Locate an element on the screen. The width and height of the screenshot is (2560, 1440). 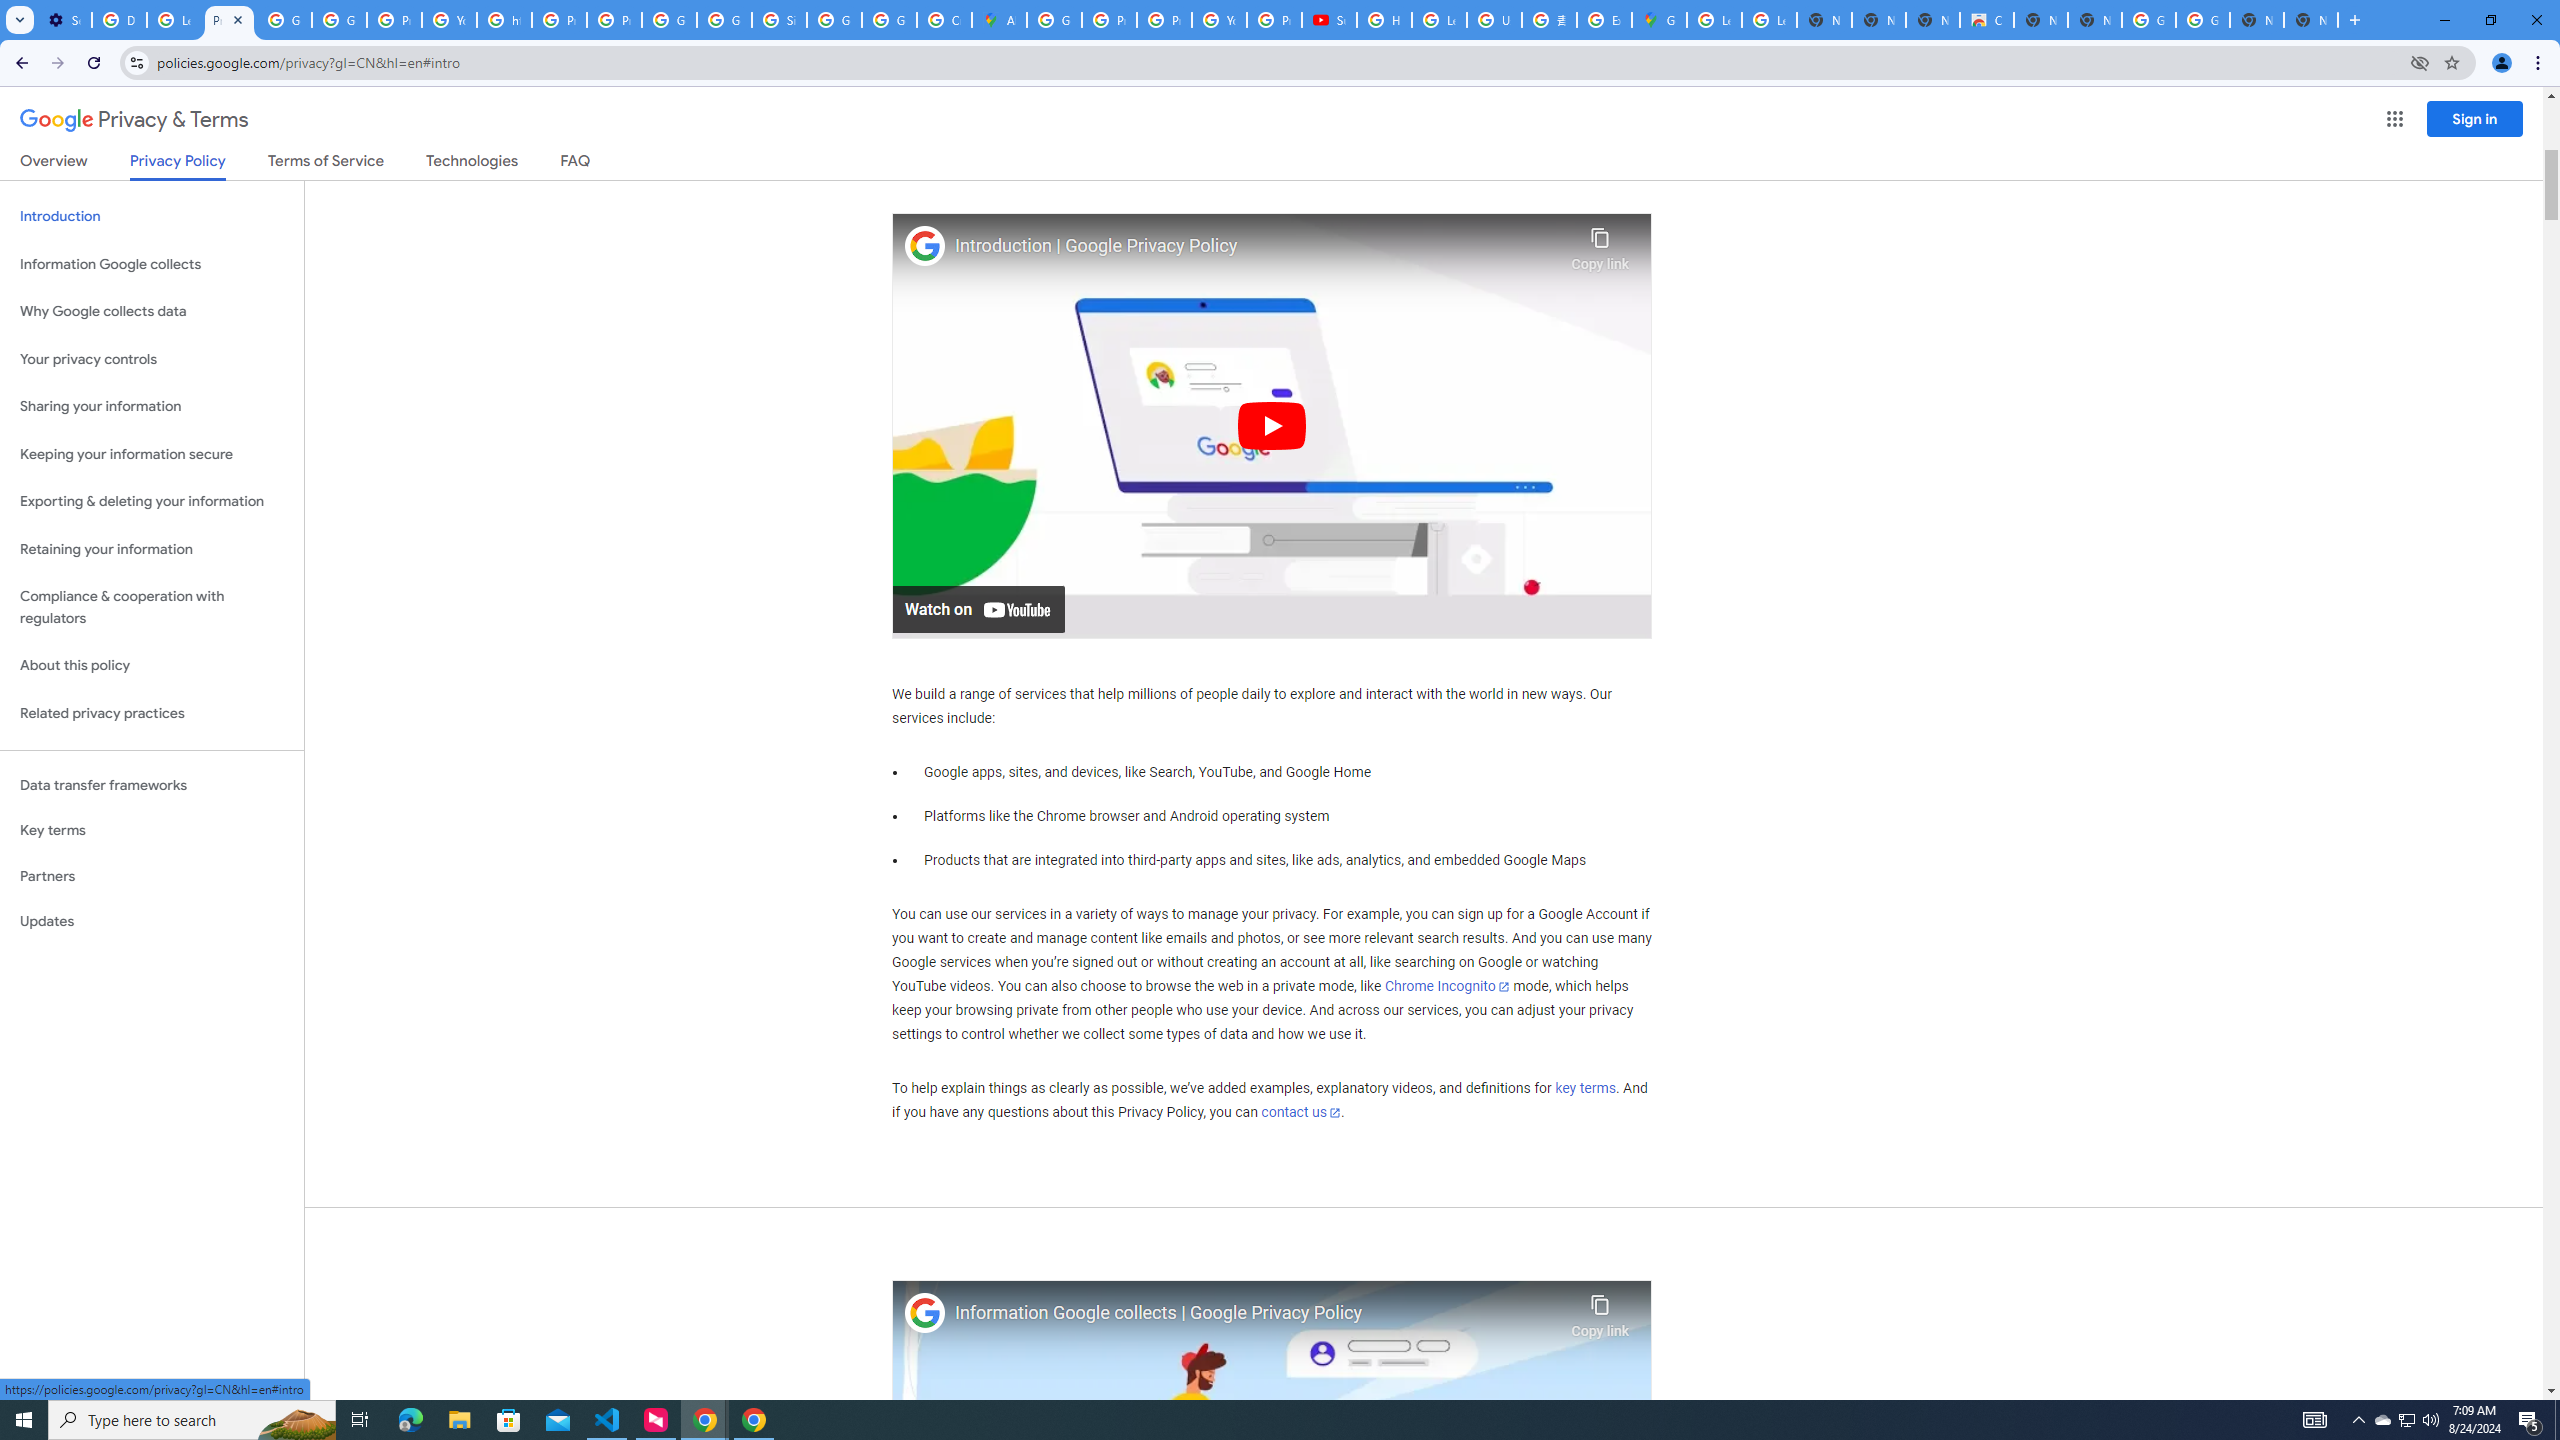
'Forward' is located at coordinates (57, 62).